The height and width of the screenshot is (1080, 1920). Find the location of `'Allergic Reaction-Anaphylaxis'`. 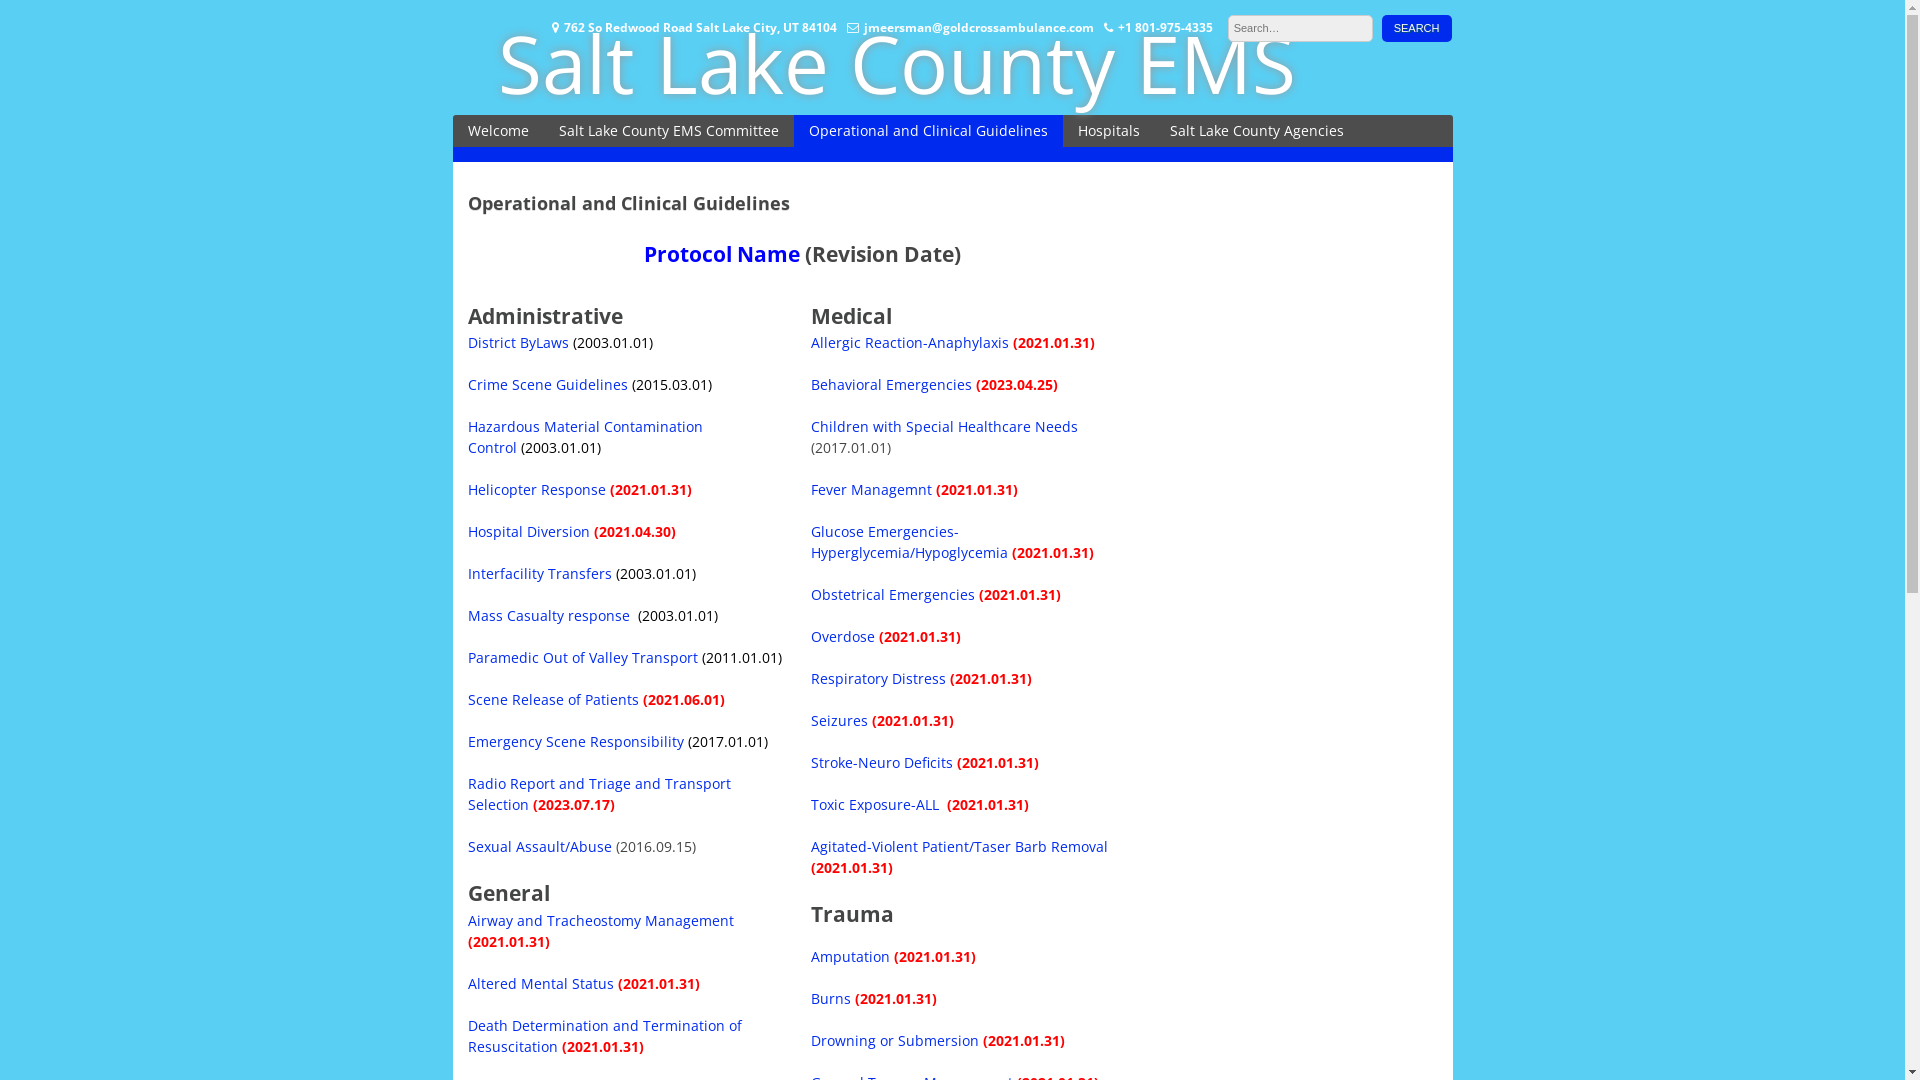

'Allergic Reaction-Anaphylaxis' is located at coordinates (911, 341).